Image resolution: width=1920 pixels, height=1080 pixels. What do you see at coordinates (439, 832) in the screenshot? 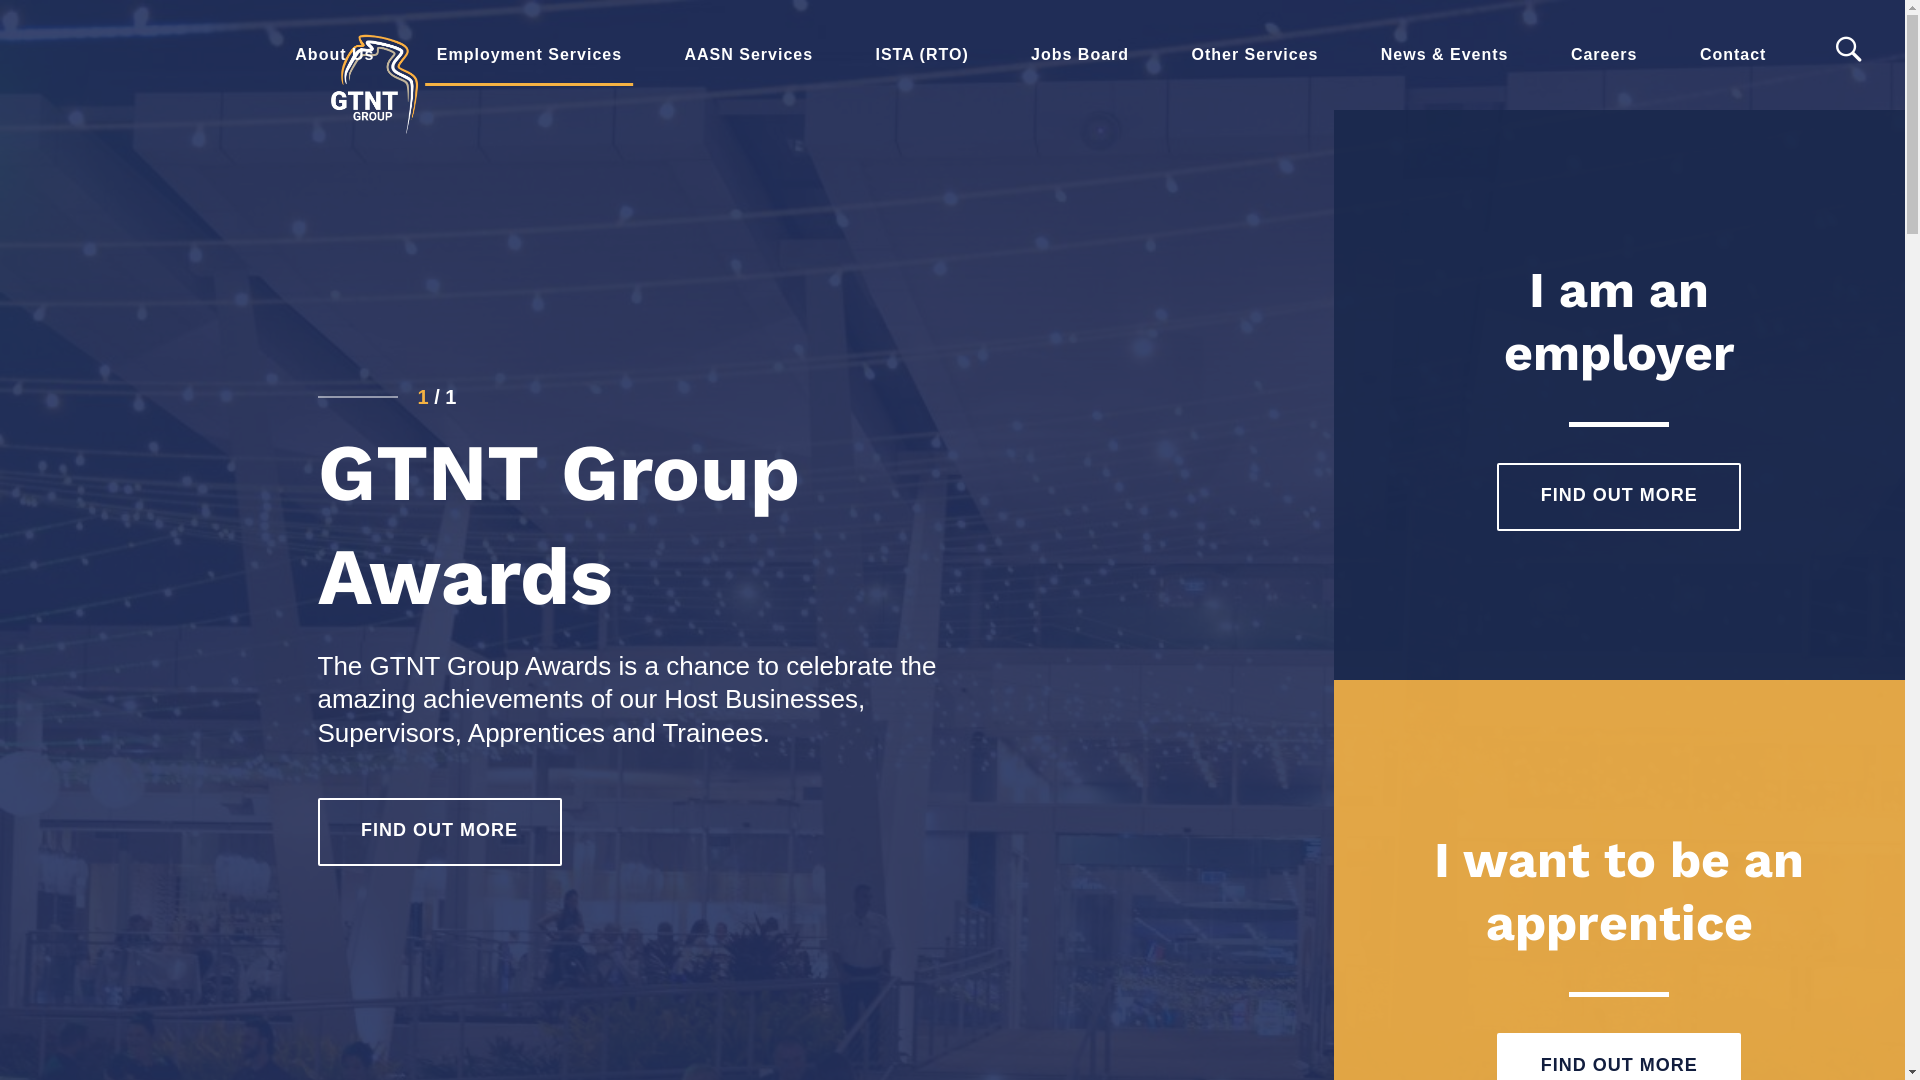
I see `'FIND OUT MORE'` at bounding box center [439, 832].